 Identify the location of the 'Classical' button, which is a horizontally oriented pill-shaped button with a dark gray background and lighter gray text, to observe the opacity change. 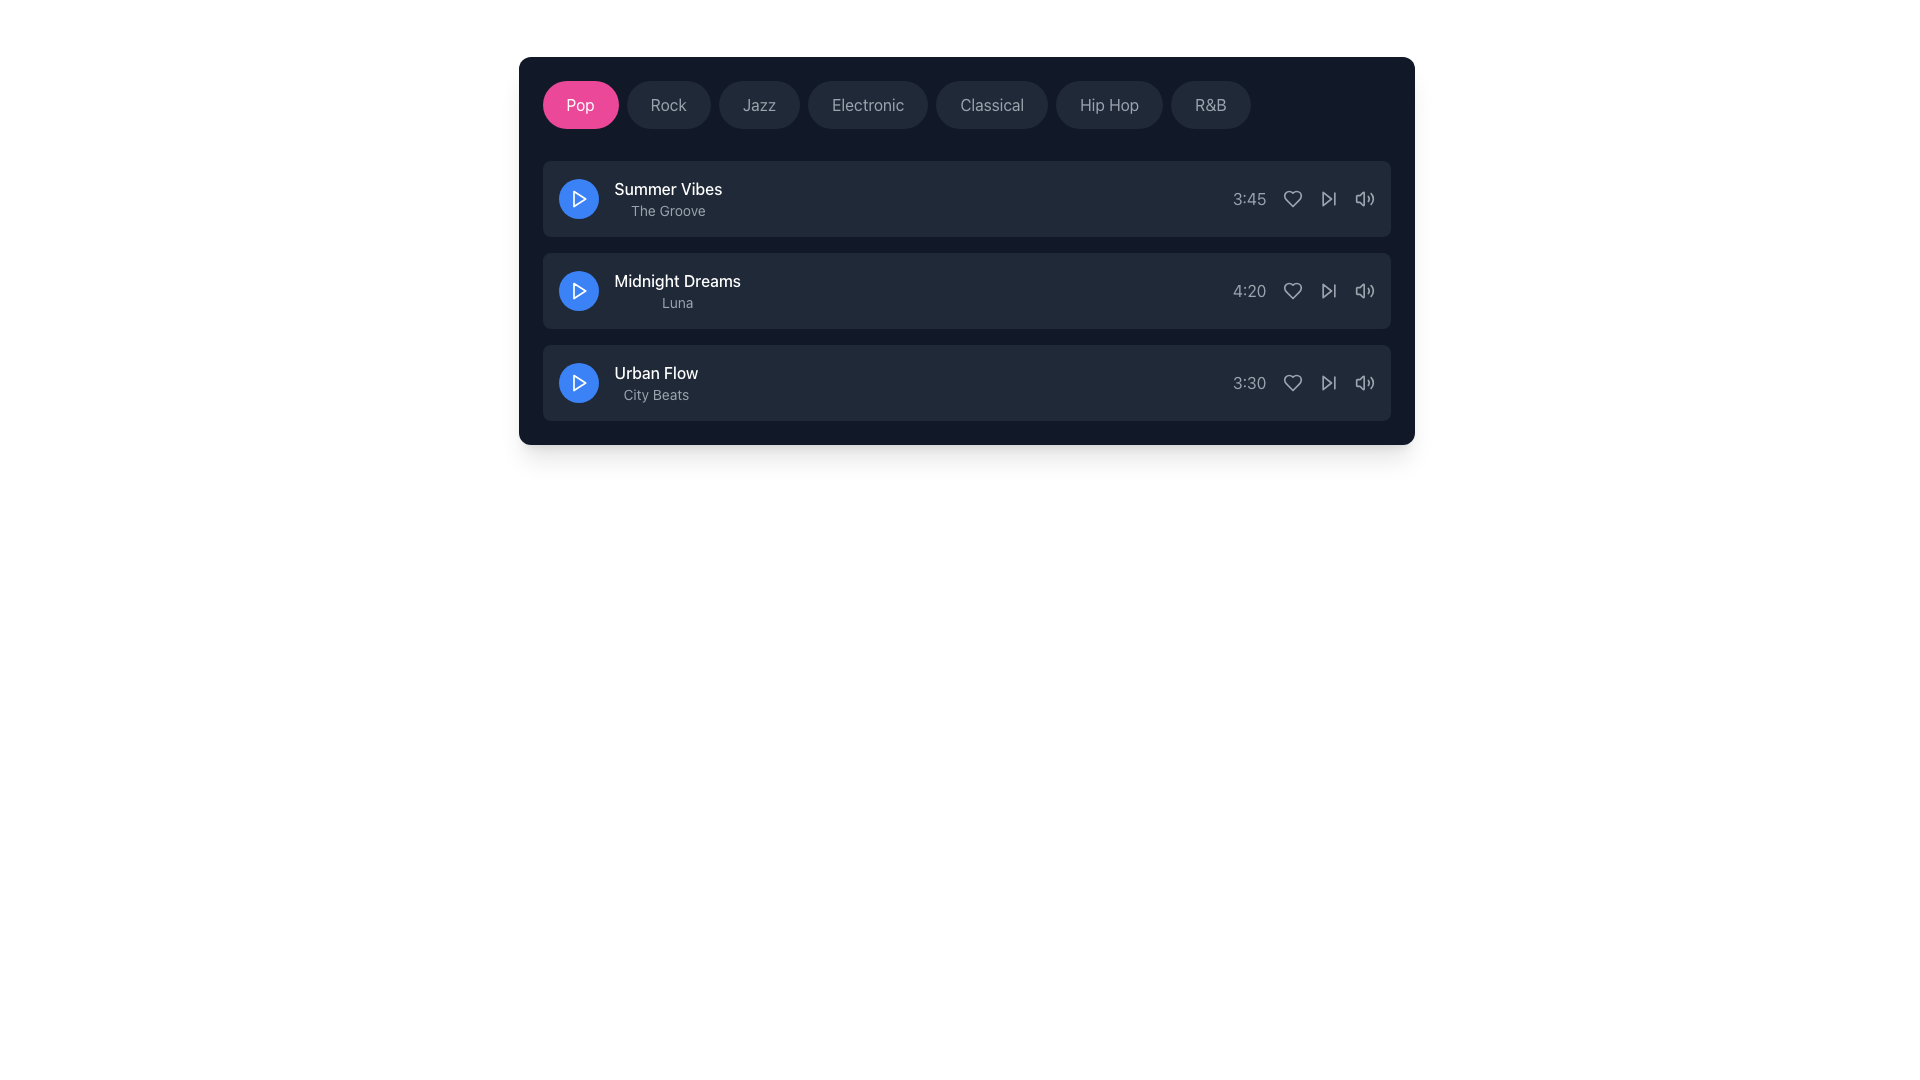
(992, 104).